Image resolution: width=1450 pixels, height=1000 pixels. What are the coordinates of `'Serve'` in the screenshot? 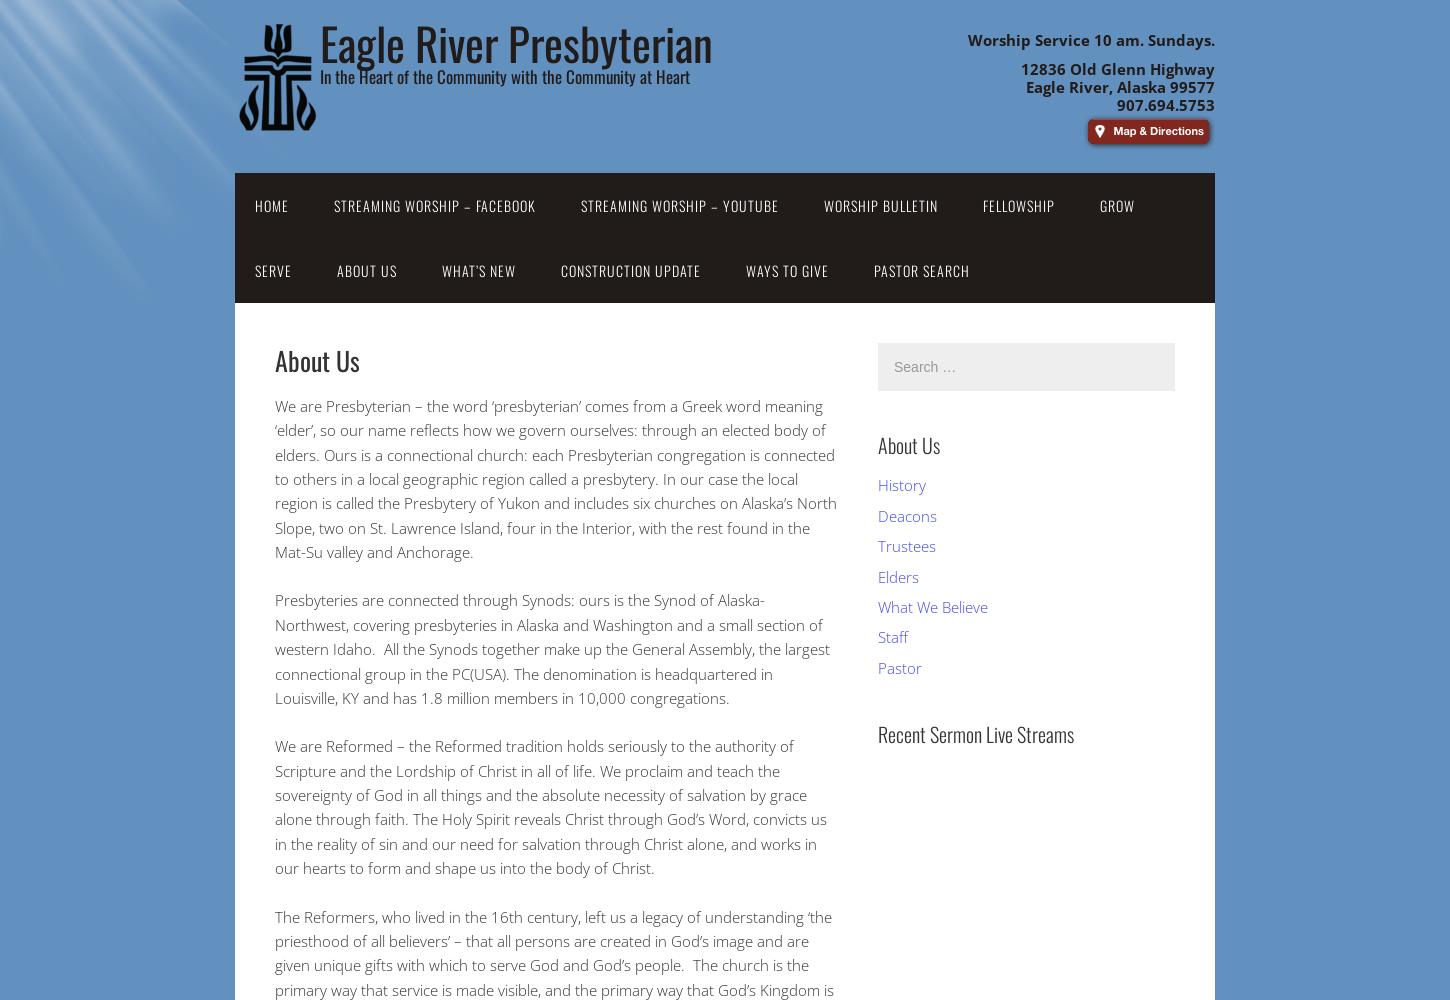 It's located at (273, 270).